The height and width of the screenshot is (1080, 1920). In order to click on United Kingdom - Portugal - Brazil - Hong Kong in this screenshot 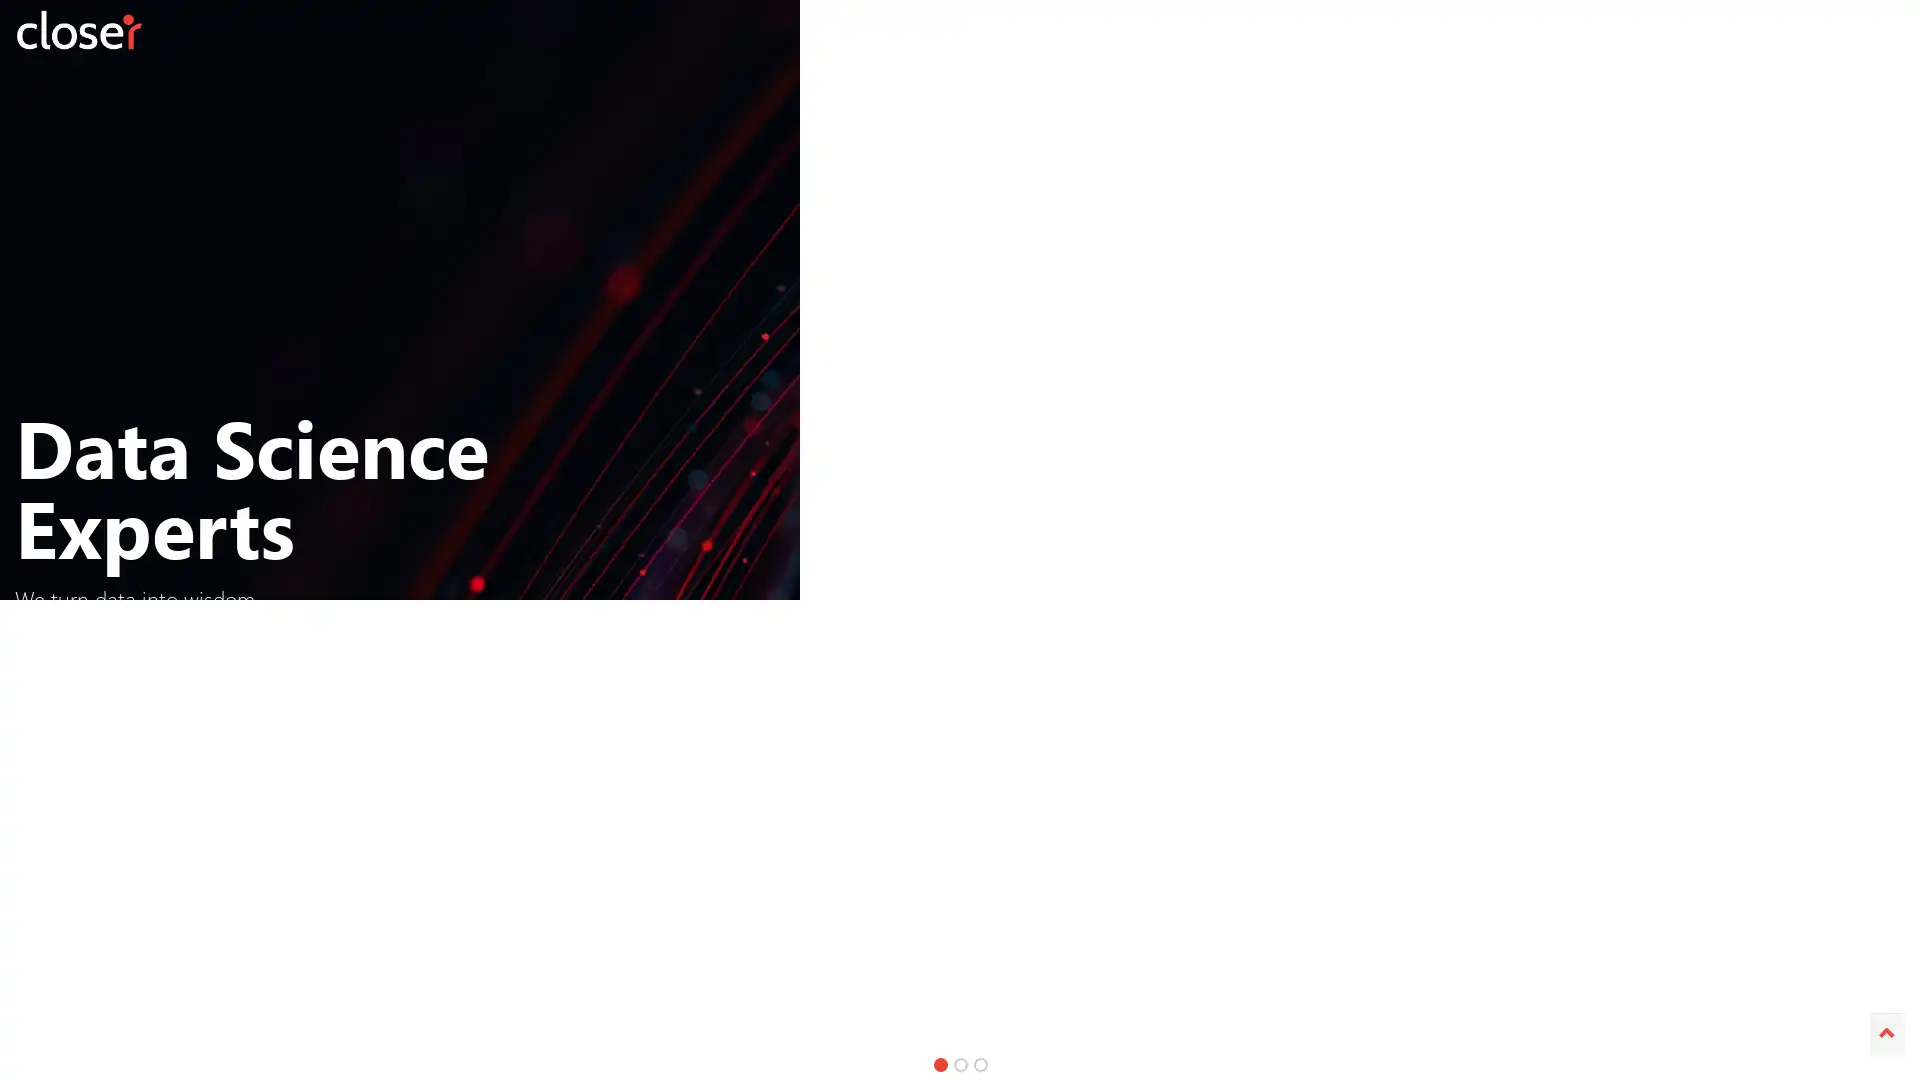, I will do `click(626, 653)`.